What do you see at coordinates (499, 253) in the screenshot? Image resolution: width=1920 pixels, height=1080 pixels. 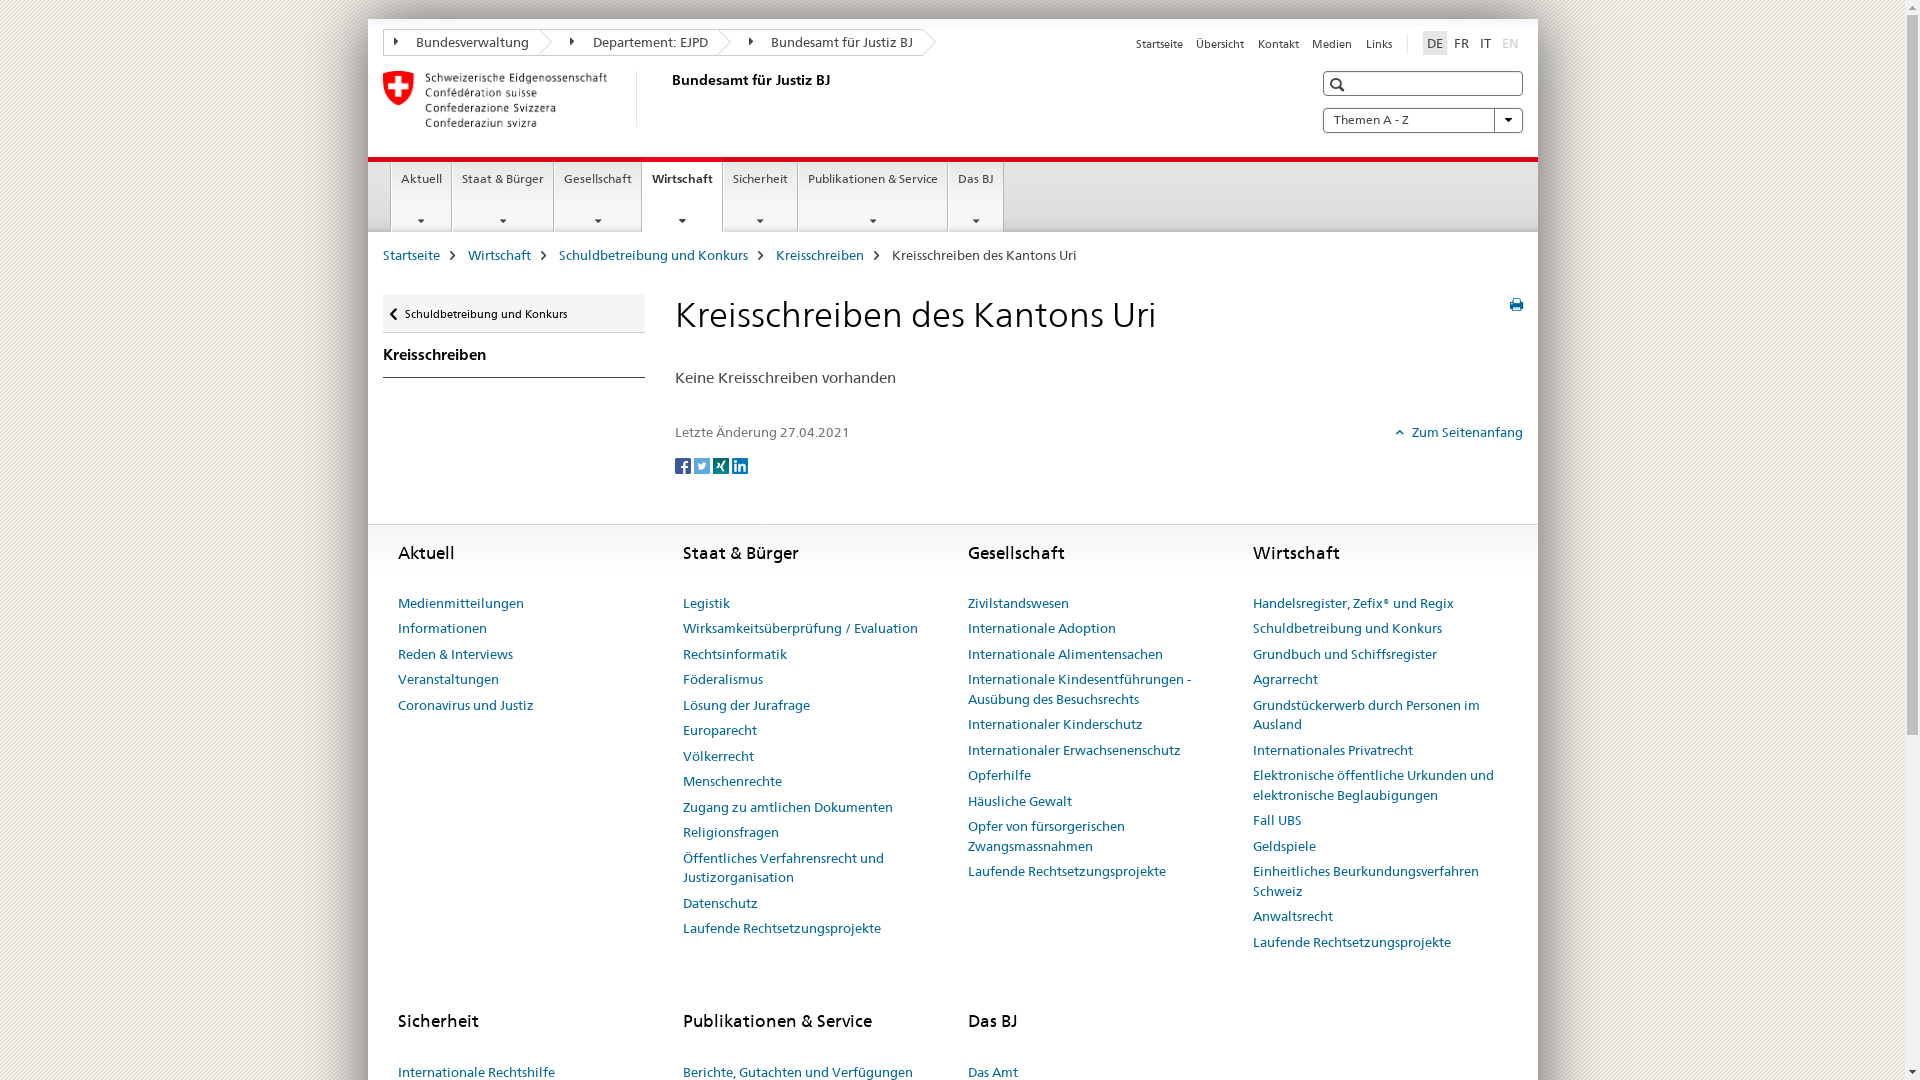 I see `'Wirtschaft'` at bounding box center [499, 253].